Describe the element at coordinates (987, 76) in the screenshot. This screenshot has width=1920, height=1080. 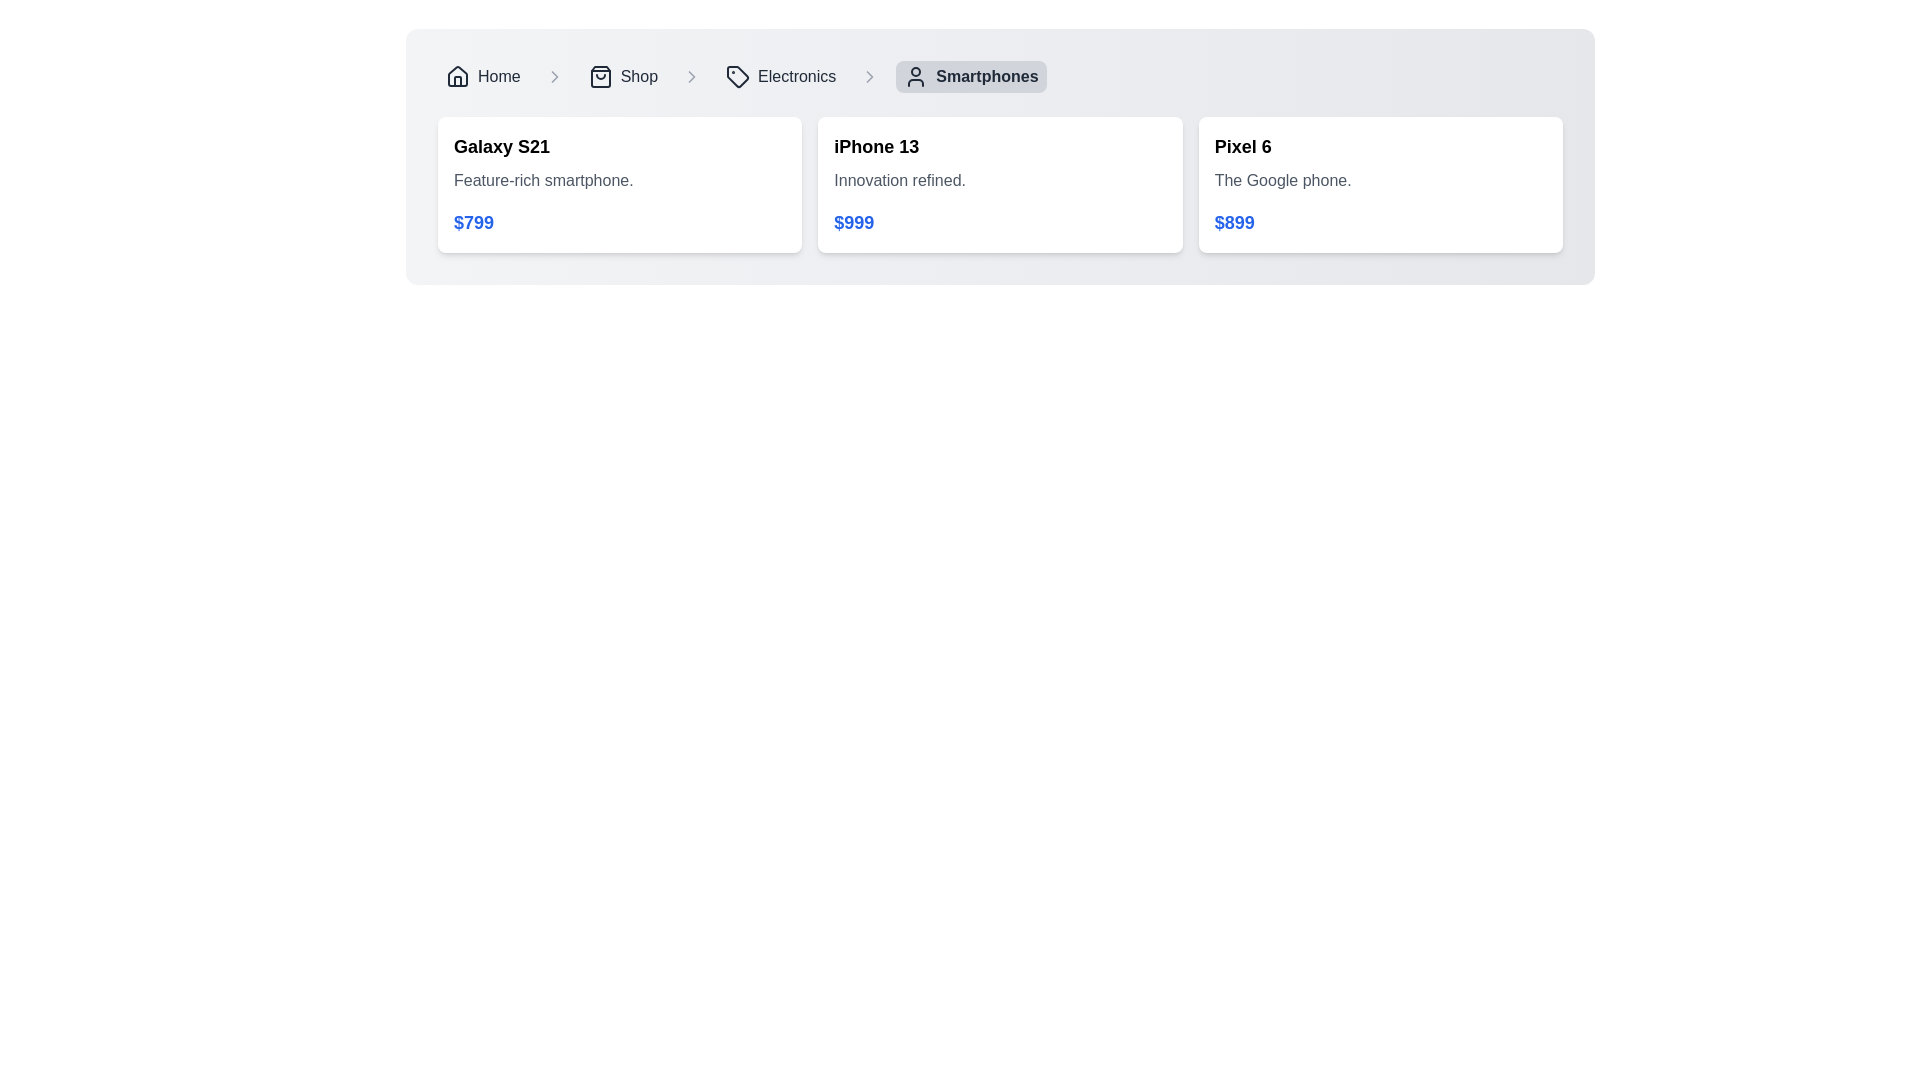
I see `the static text within the breadcrumb navigation indicating the 'Smartphones' category, located in the top center portion of the interface` at that location.